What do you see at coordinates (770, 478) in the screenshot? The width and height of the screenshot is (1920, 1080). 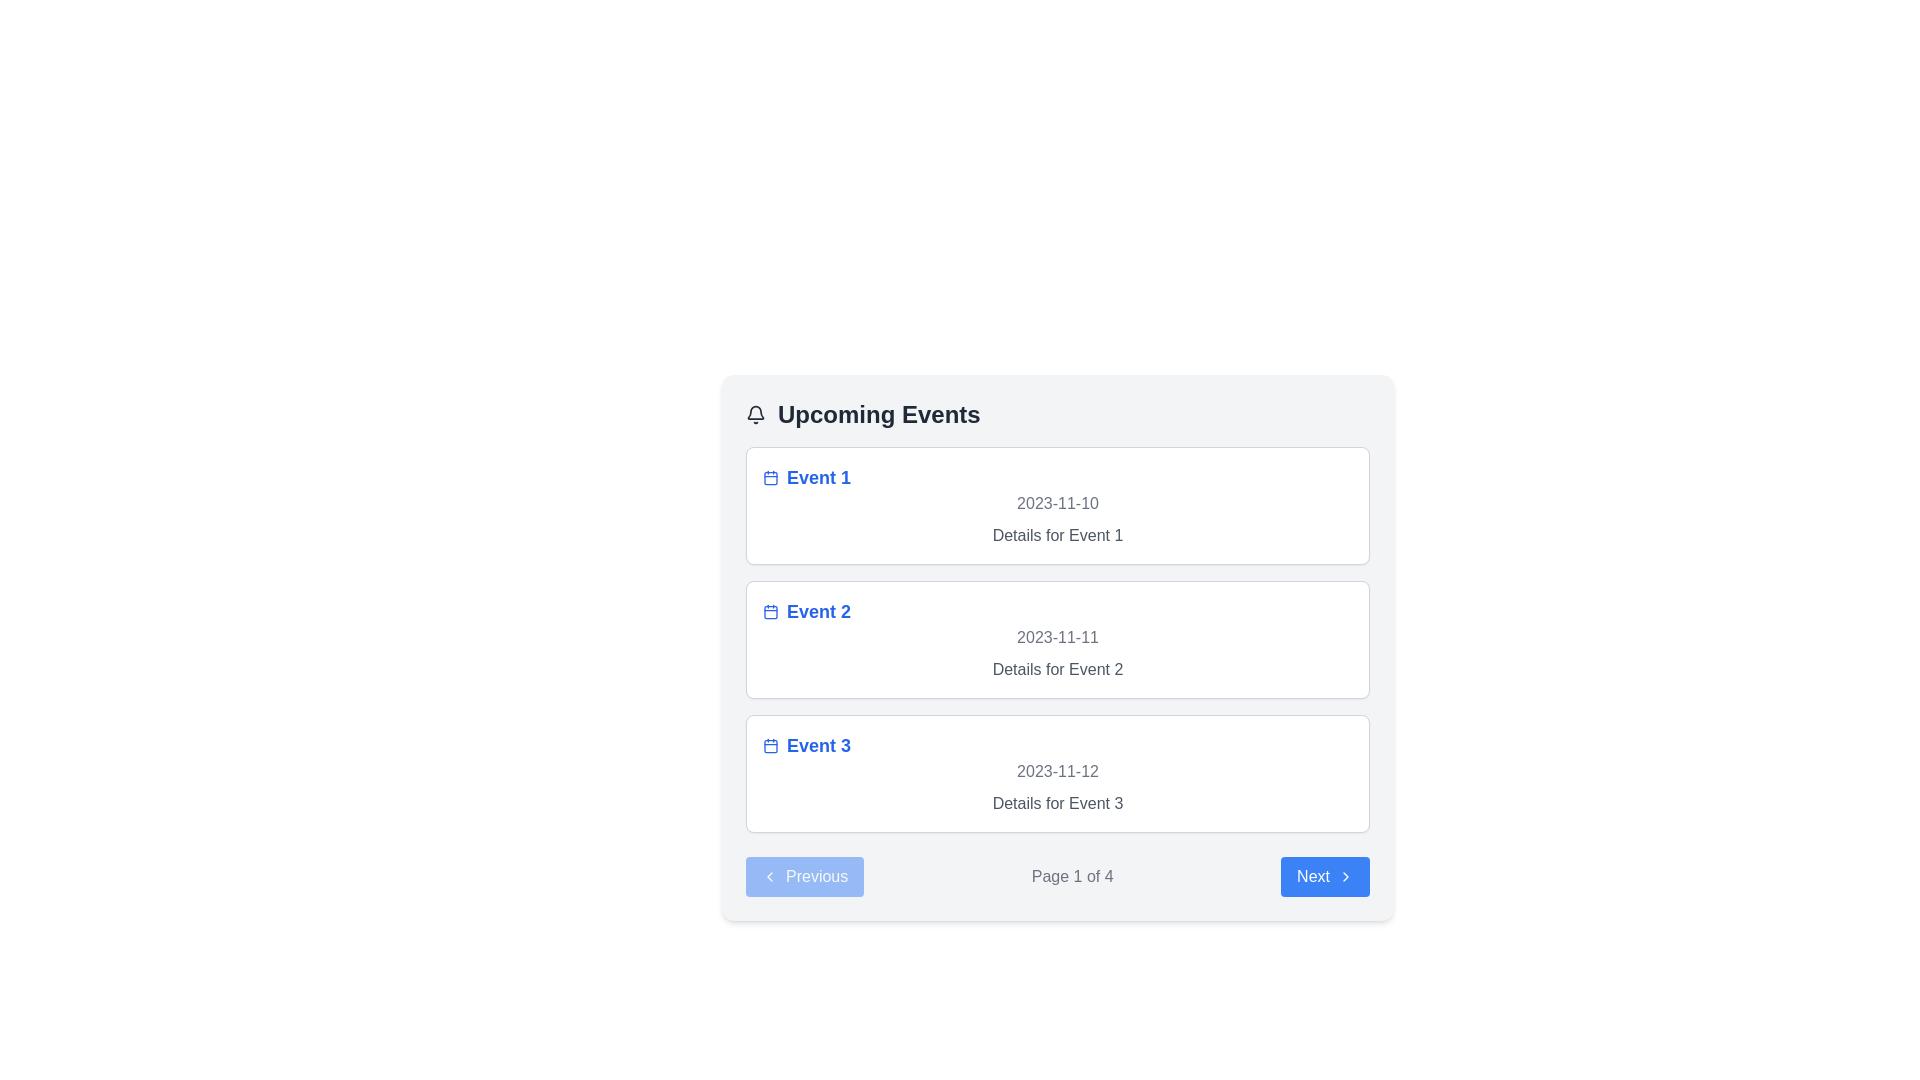 I see `the calendar icon located to the left of the text 'Event 1' in the 'Upcoming Events' list` at bounding box center [770, 478].